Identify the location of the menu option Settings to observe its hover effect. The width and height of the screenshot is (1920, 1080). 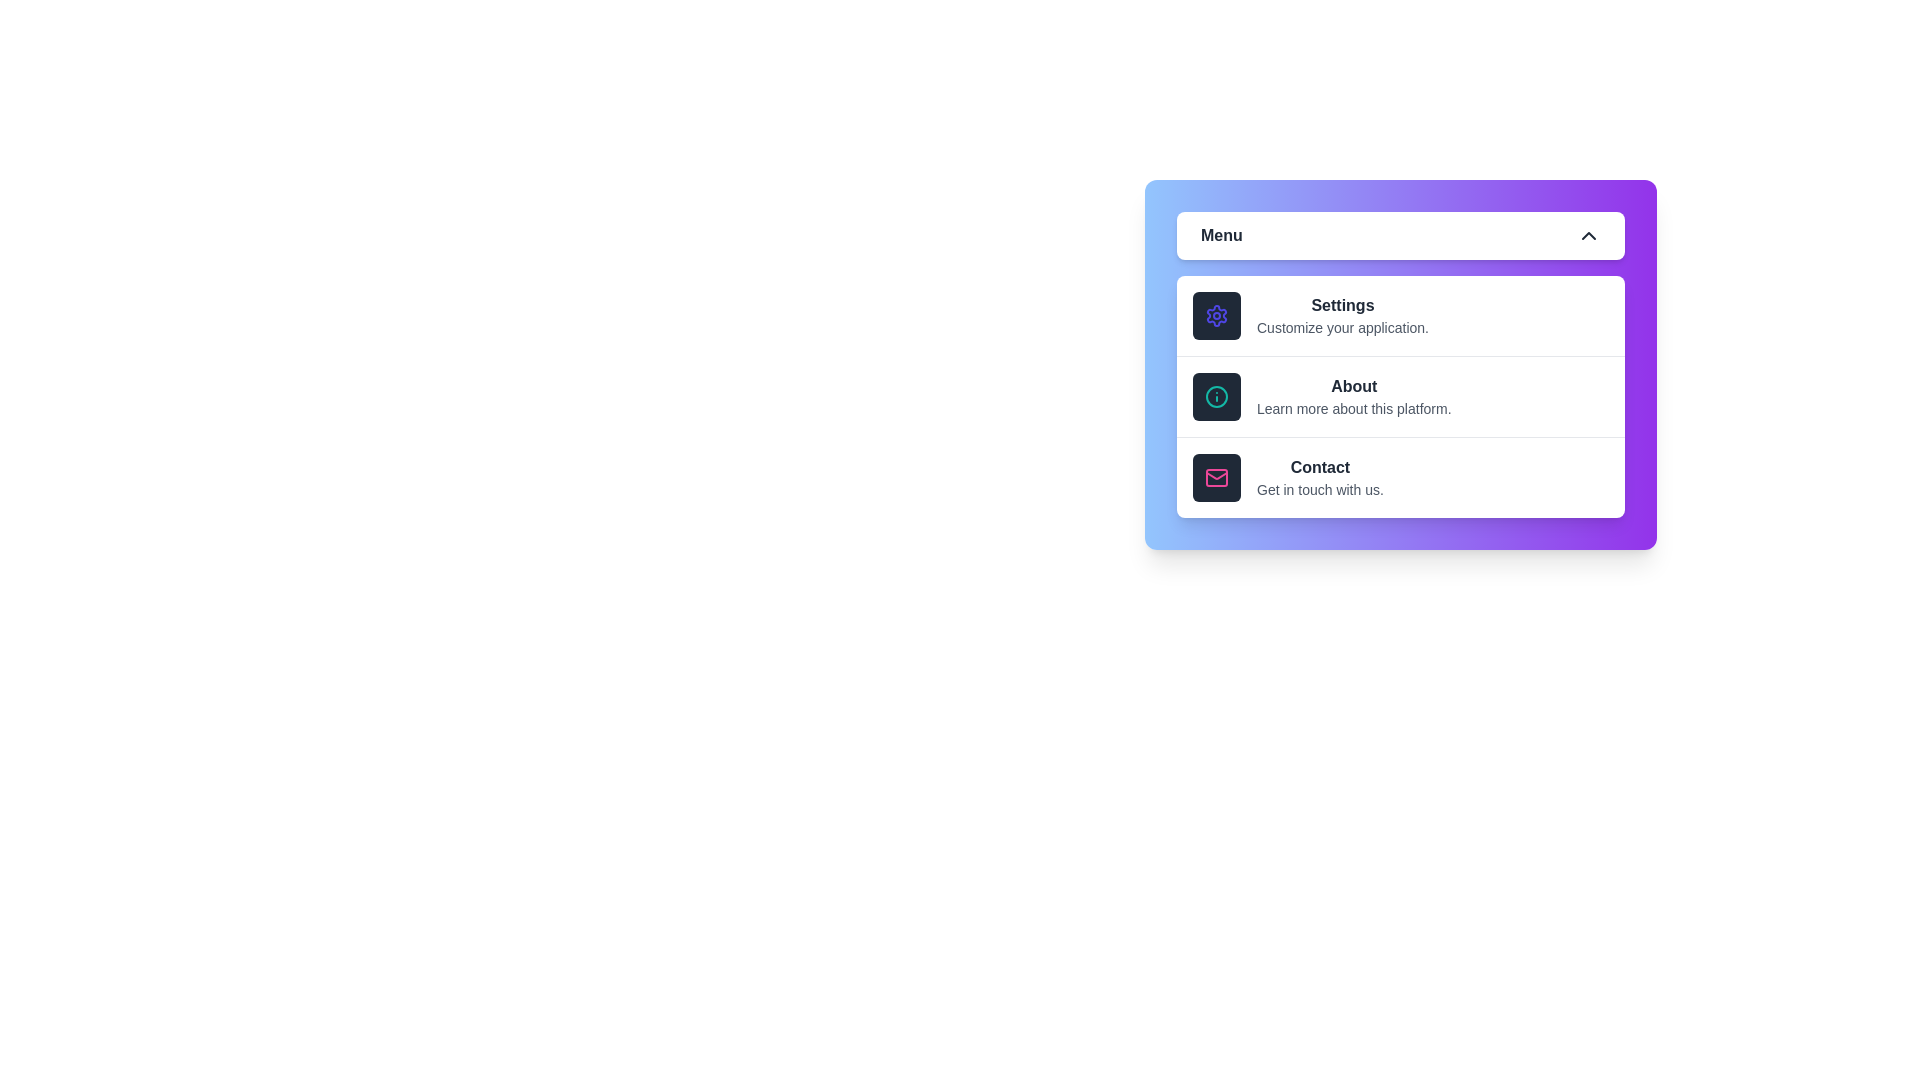
(1400, 315).